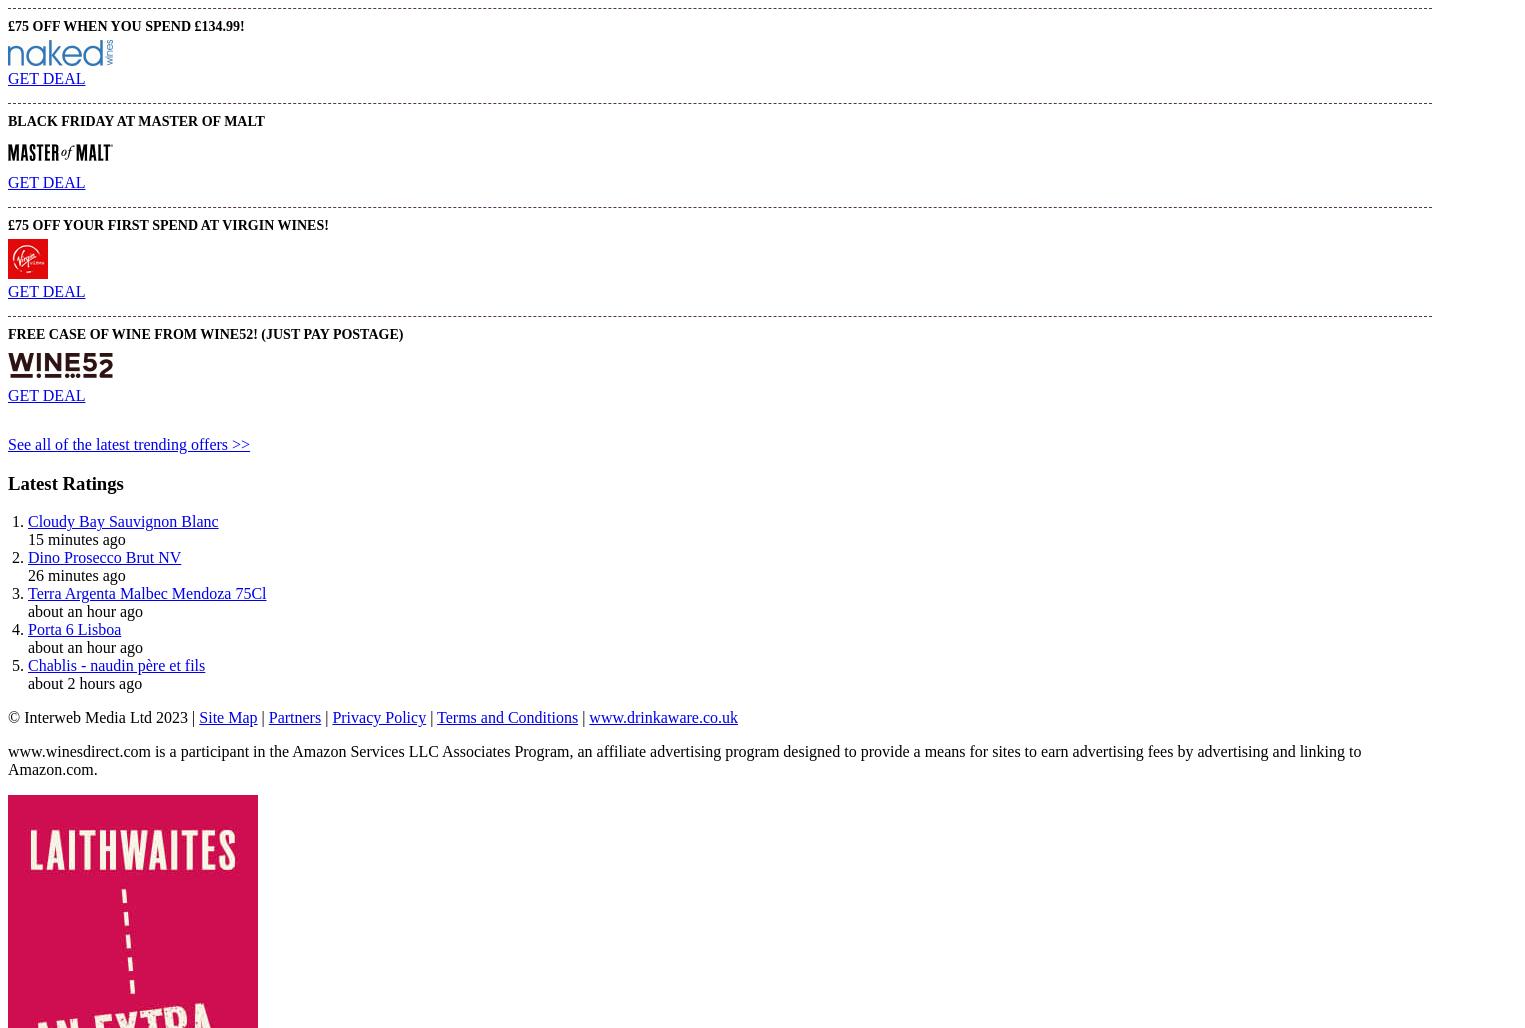 The image size is (1525, 1028). I want to click on 'FREE Case of Wine from Wine52! (Just pay postage)', so click(205, 332).